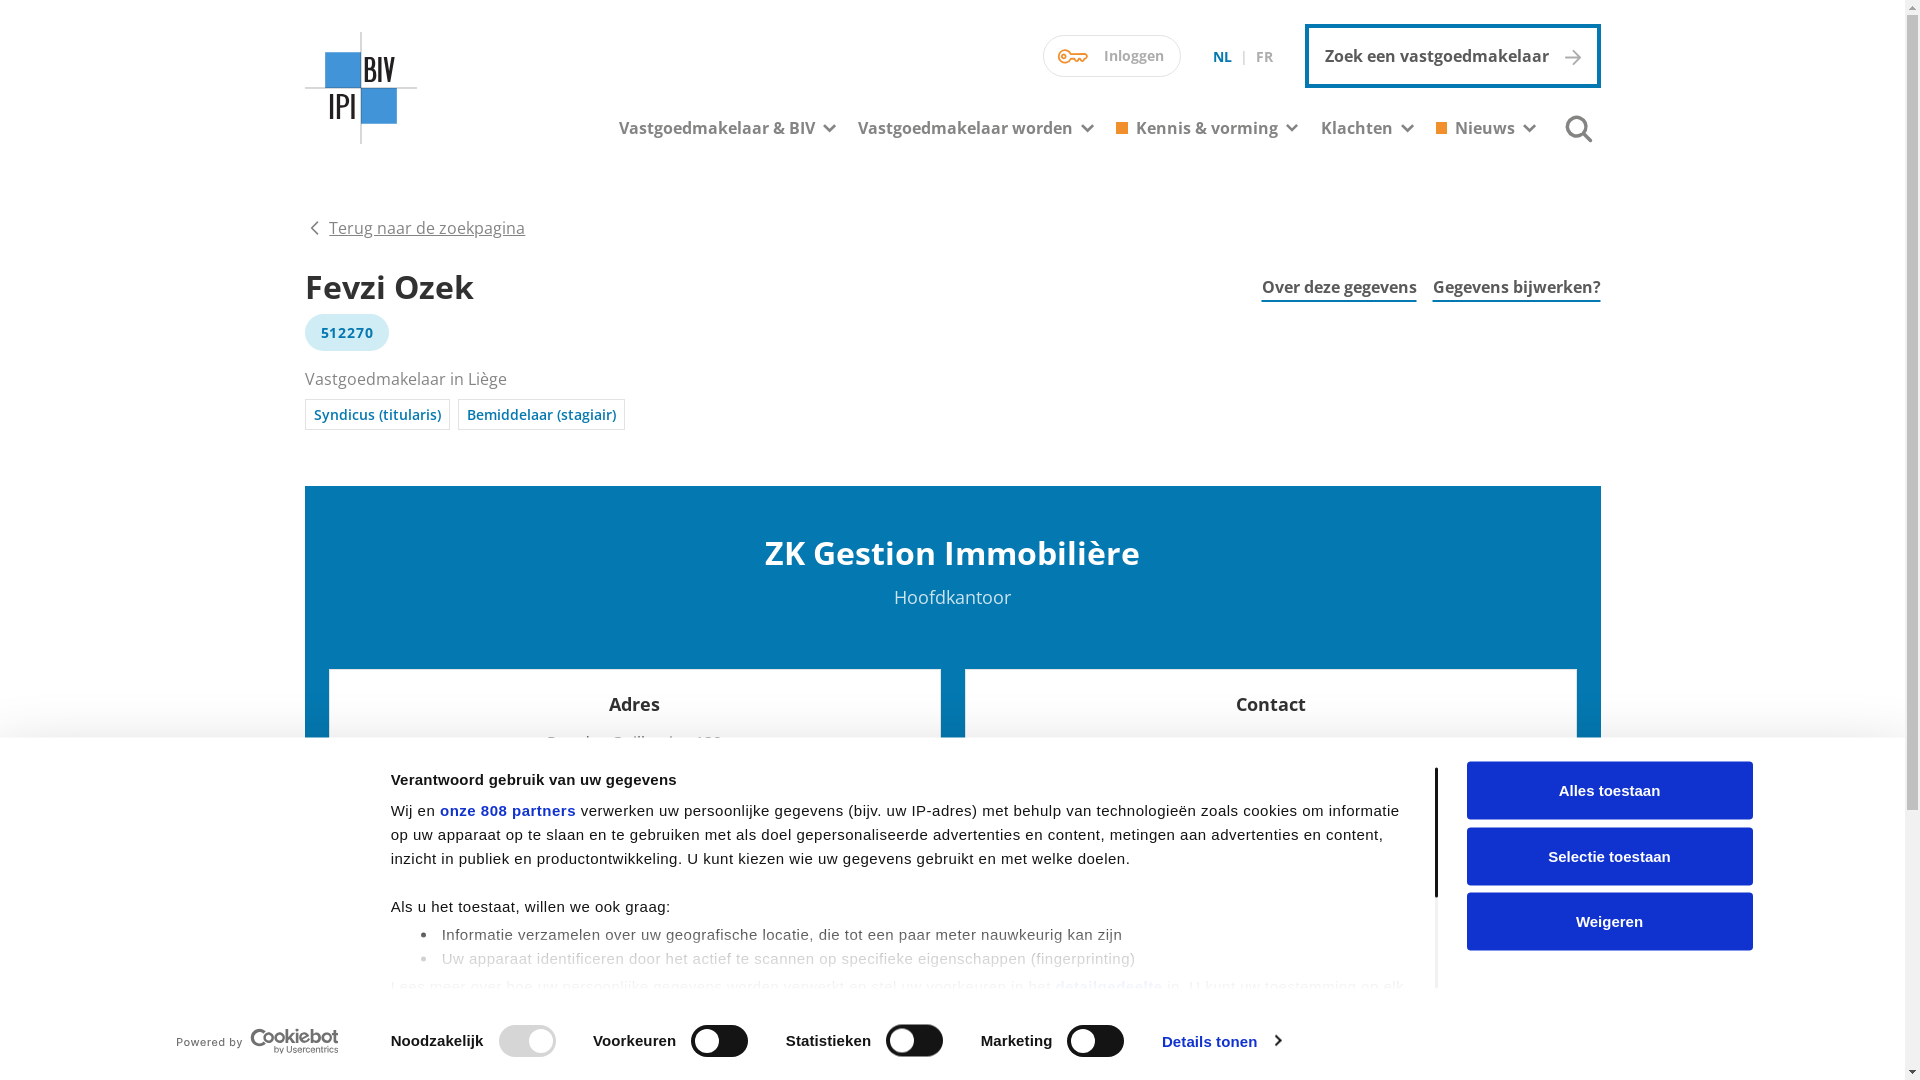 The height and width of the screenshot is (1080, 1920). Describe the element at coordinates (1109, 55) in the screenshot. I see `'Inloggen'` at that location.